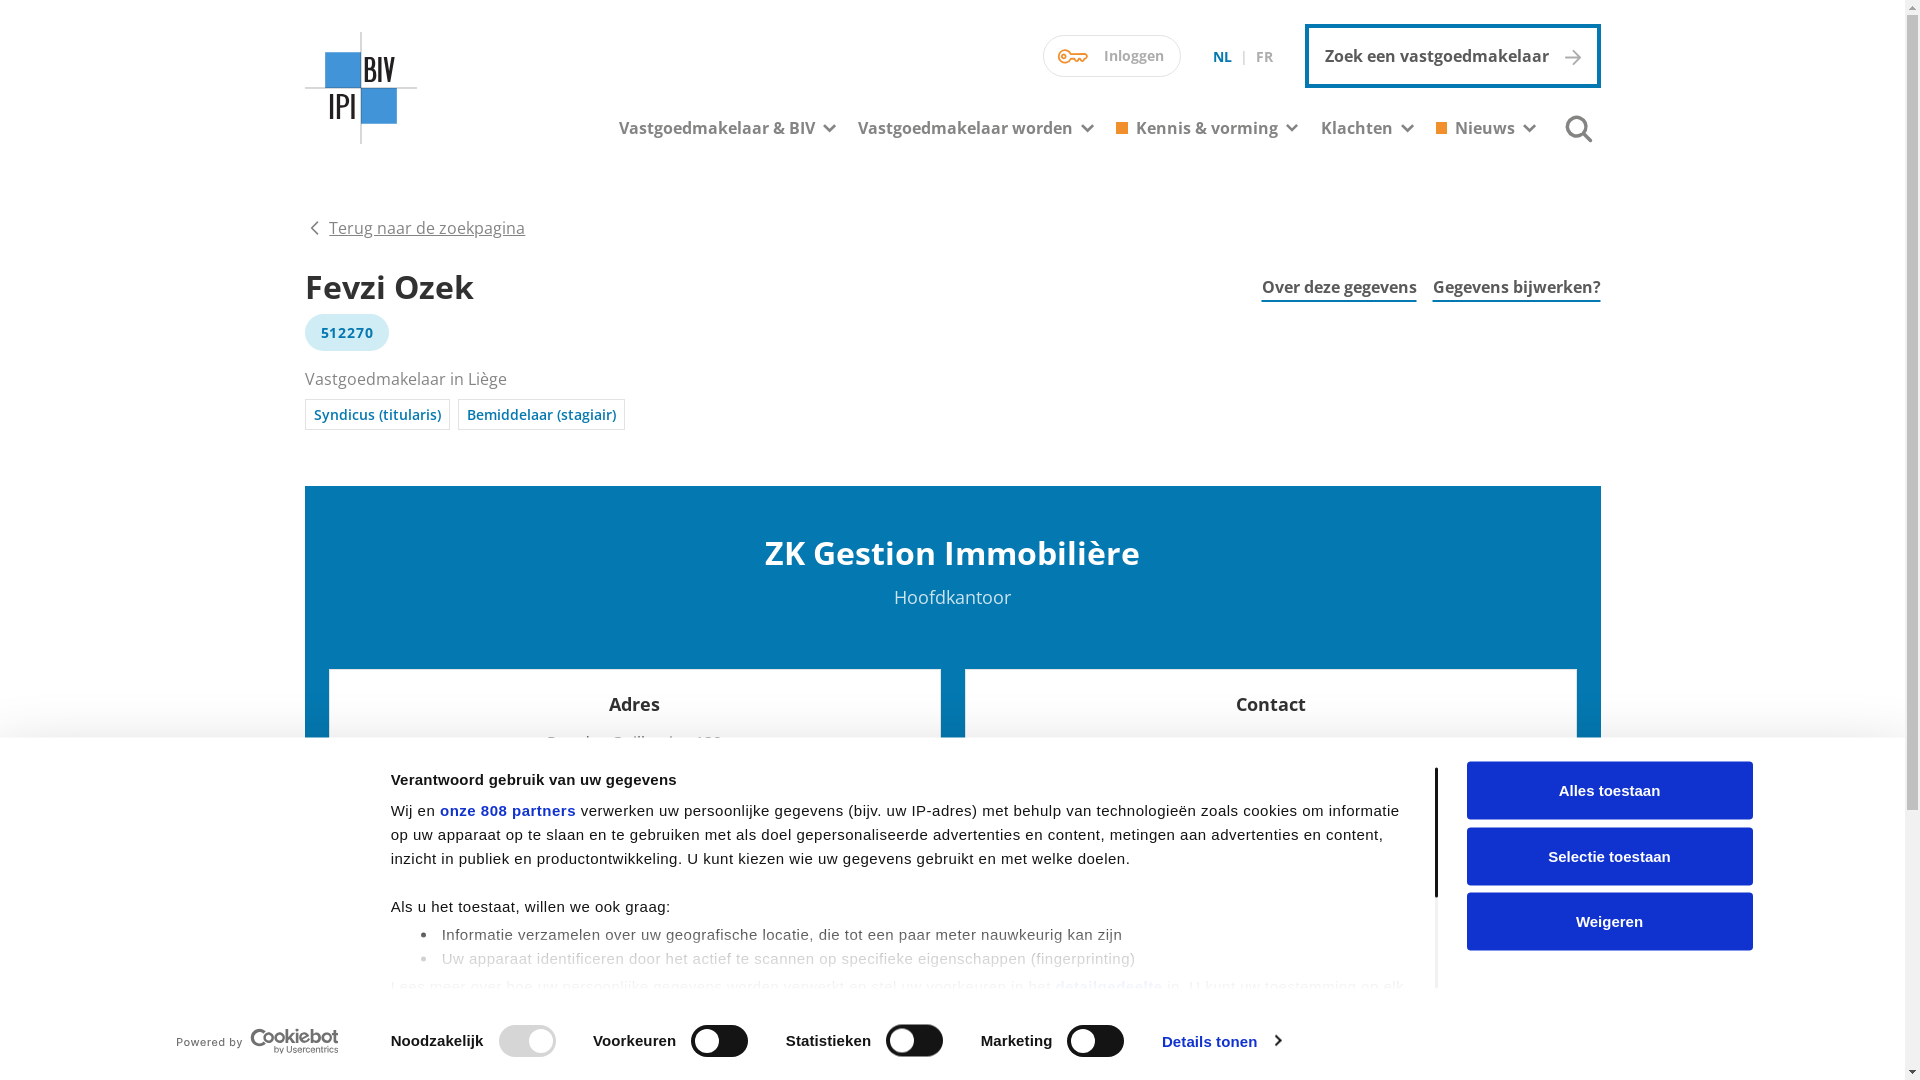 The height and width of the screenshot is (1080, 1920). Describe the element at coordinates (1109, 55) in the screenshot. I see `'Inloggen'` at that location.